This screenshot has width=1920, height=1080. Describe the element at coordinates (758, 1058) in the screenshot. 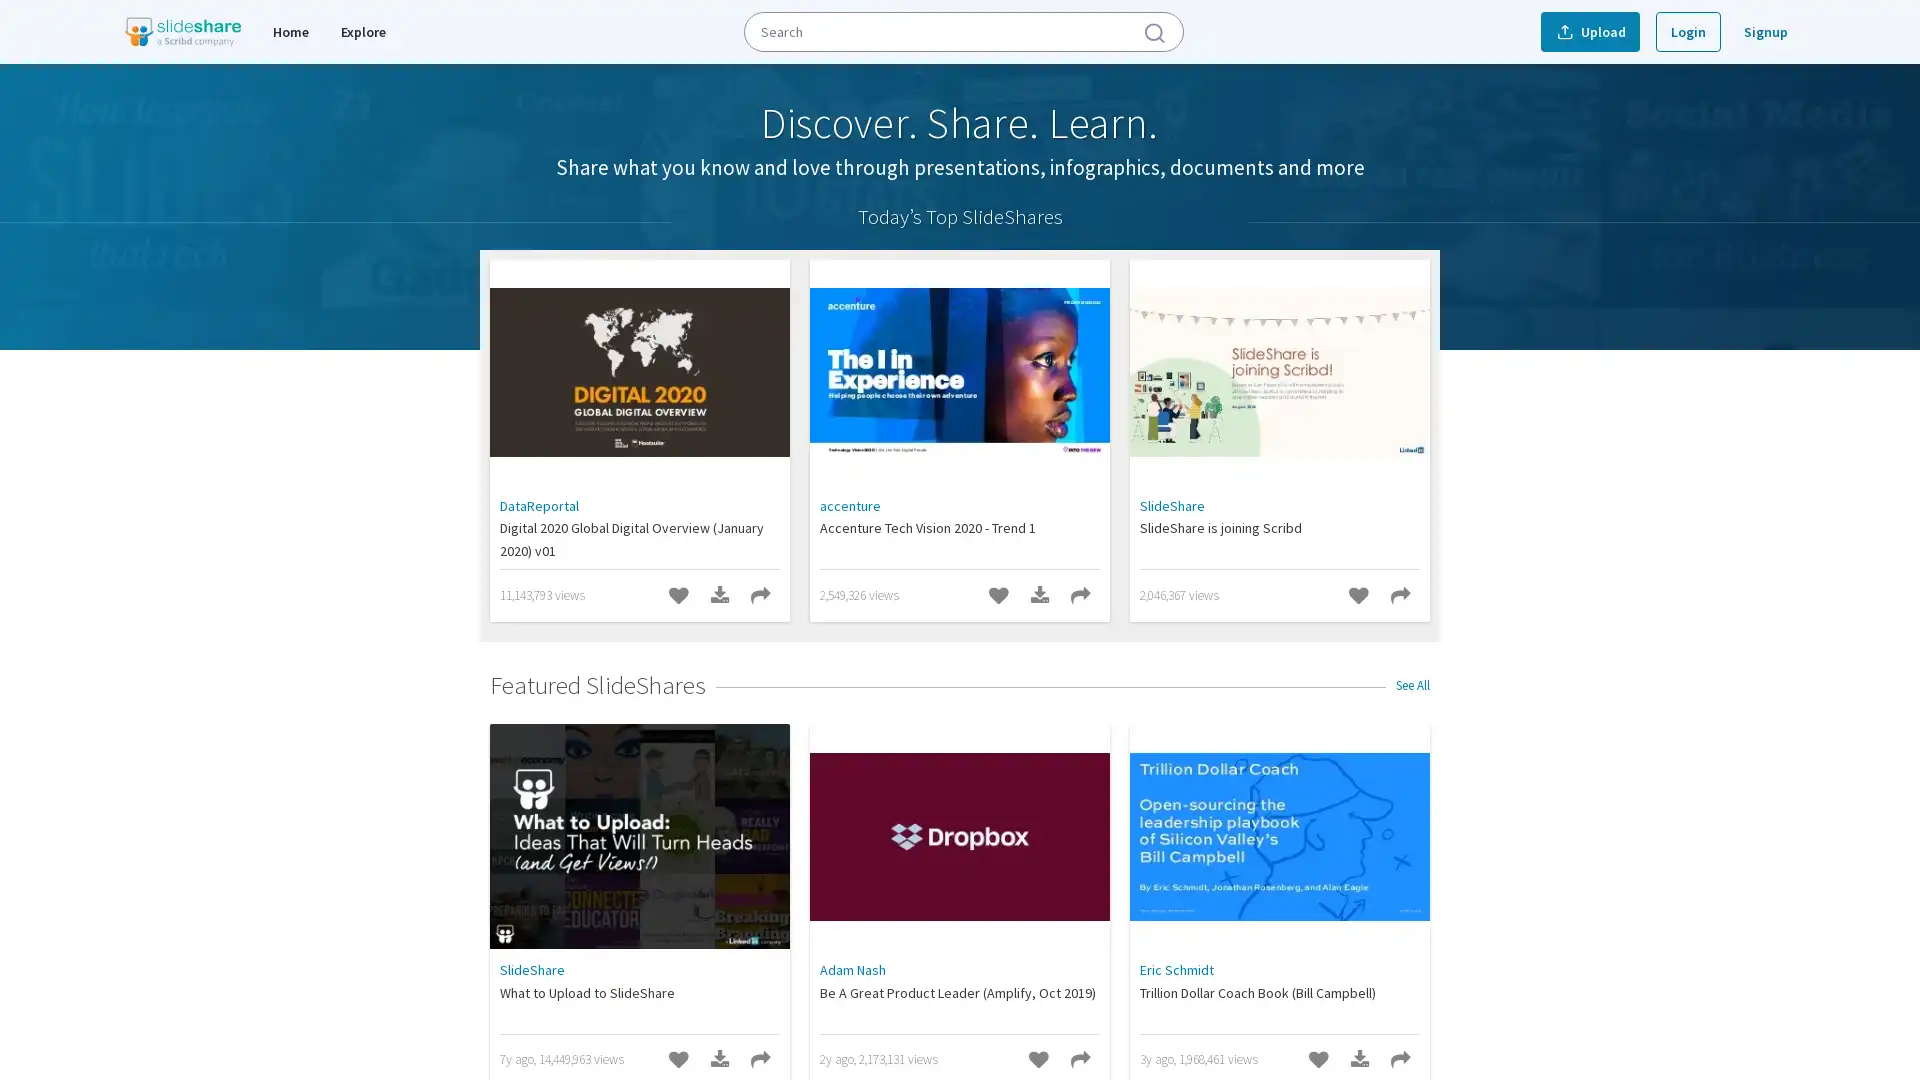

I see `Share What to Upload to SlideShare SlideShare.` at that location.